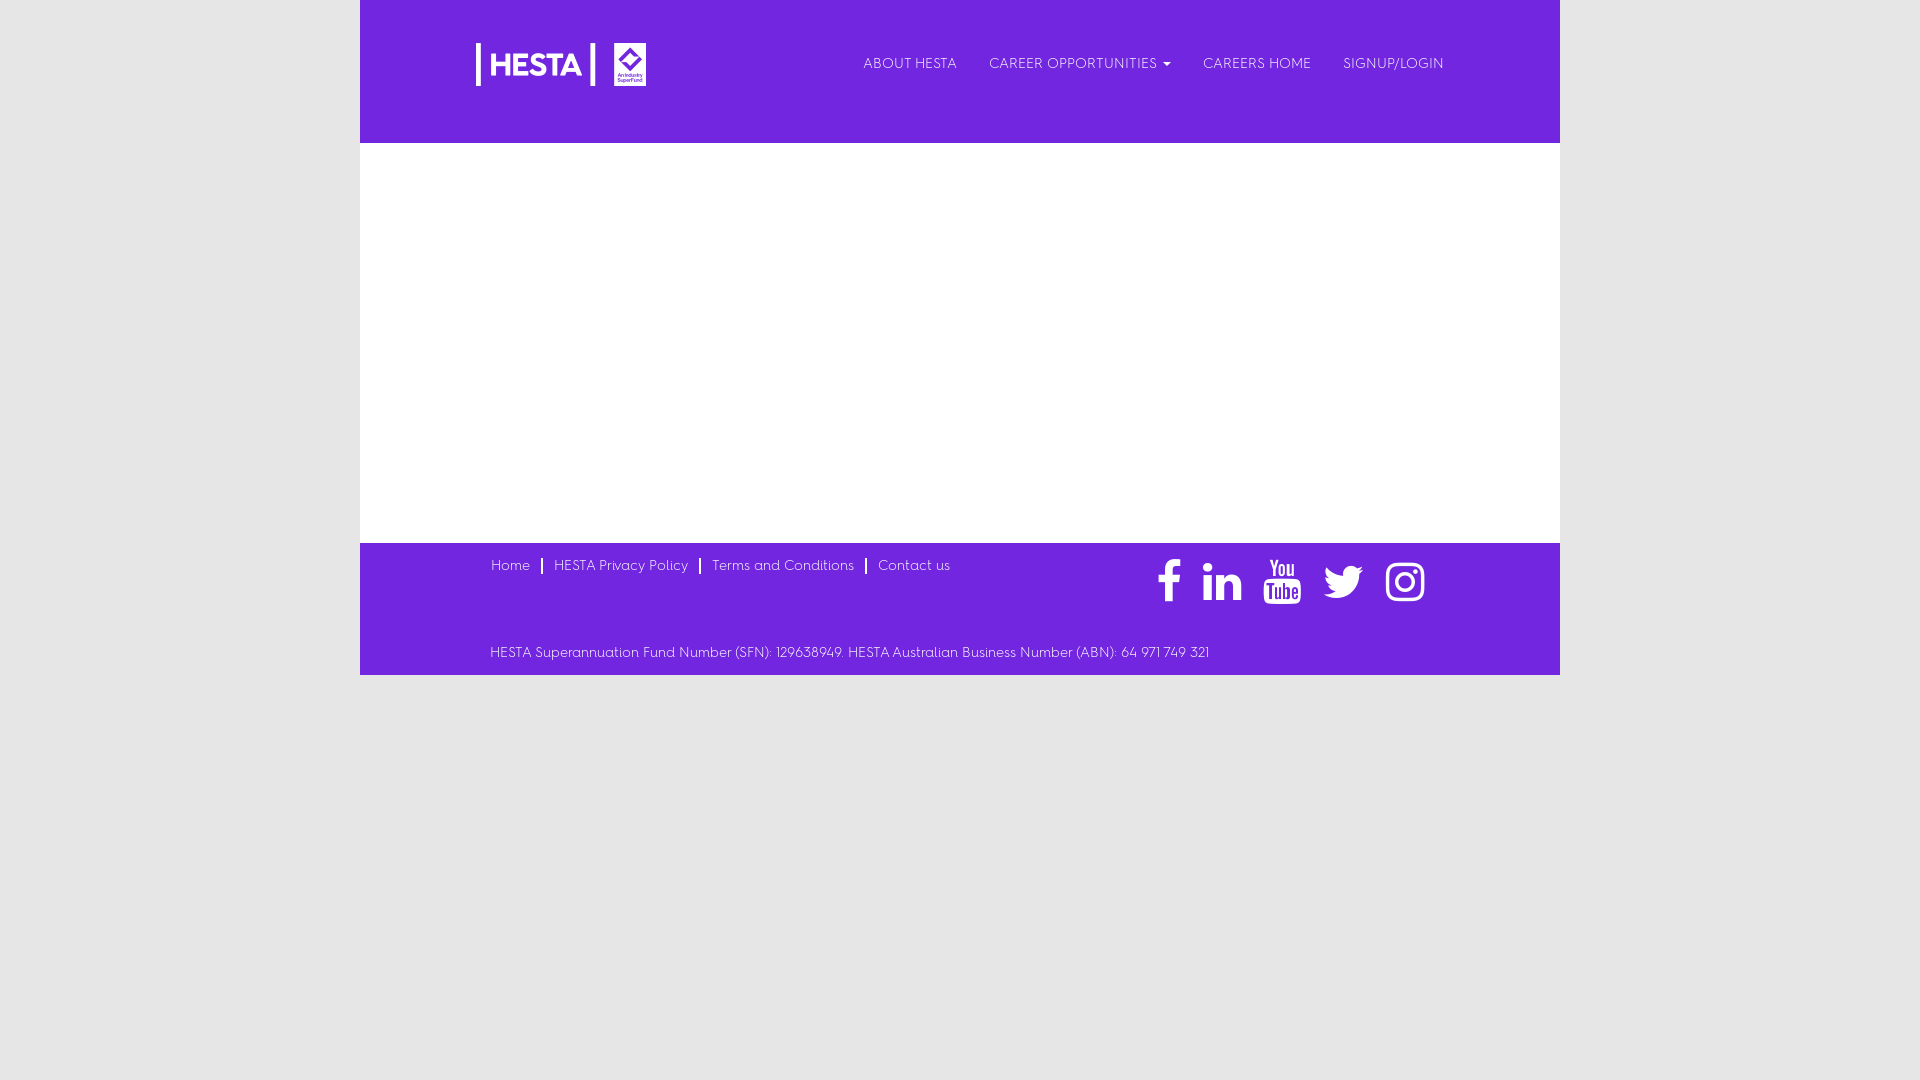 The width and height of the screenshot is (1920, 1080). I want to click on 'Home', so click(510, 566).